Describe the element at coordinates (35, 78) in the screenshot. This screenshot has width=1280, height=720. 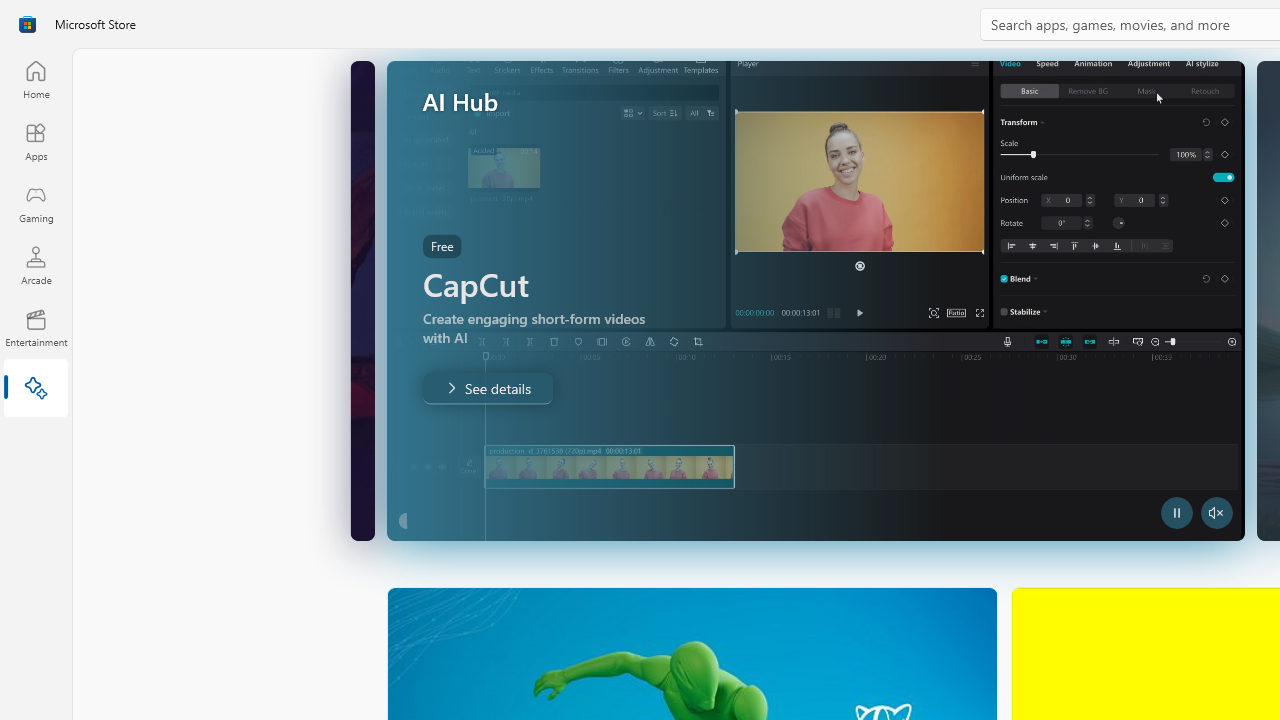
I see `'Home'` at that location.